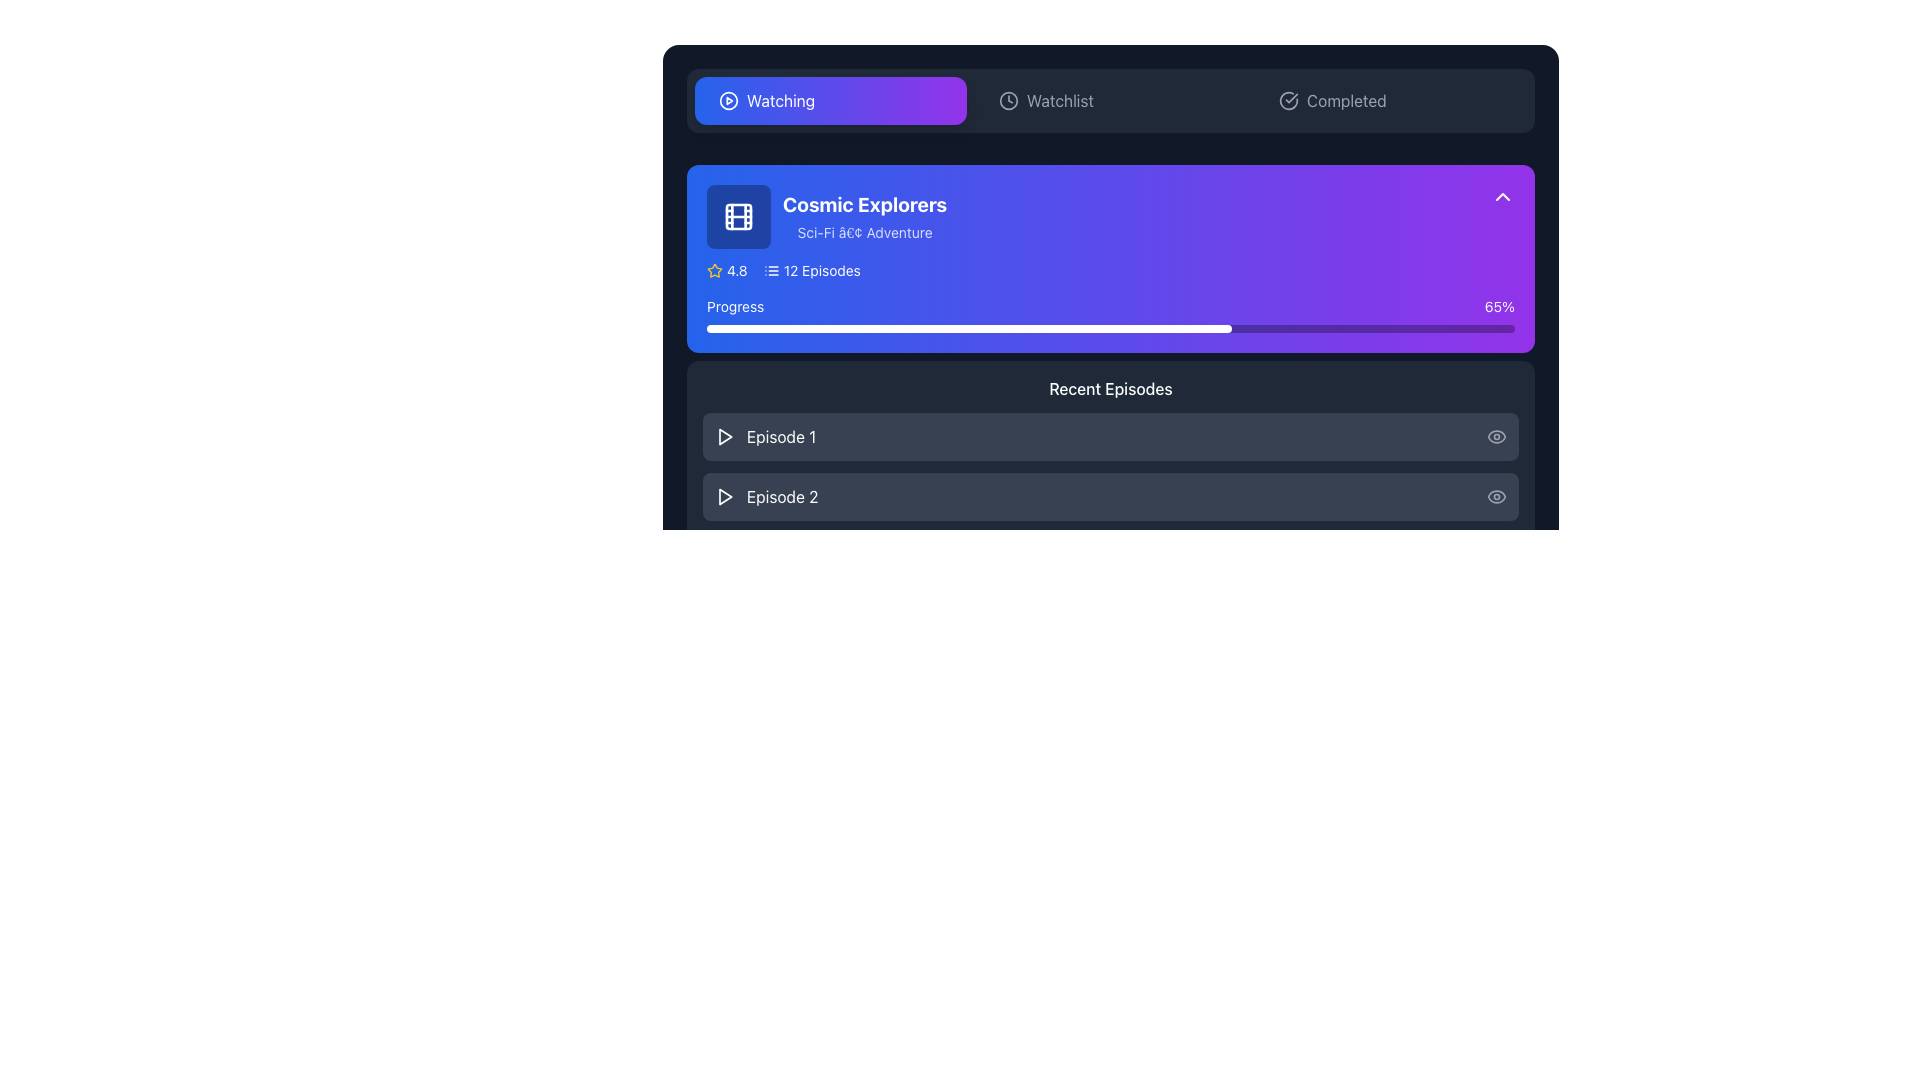 The height and width of the screenshot is (1080, 1920). Describe the element at coordinates (965, 784) in the screenshot. I see `the progress` at that location.